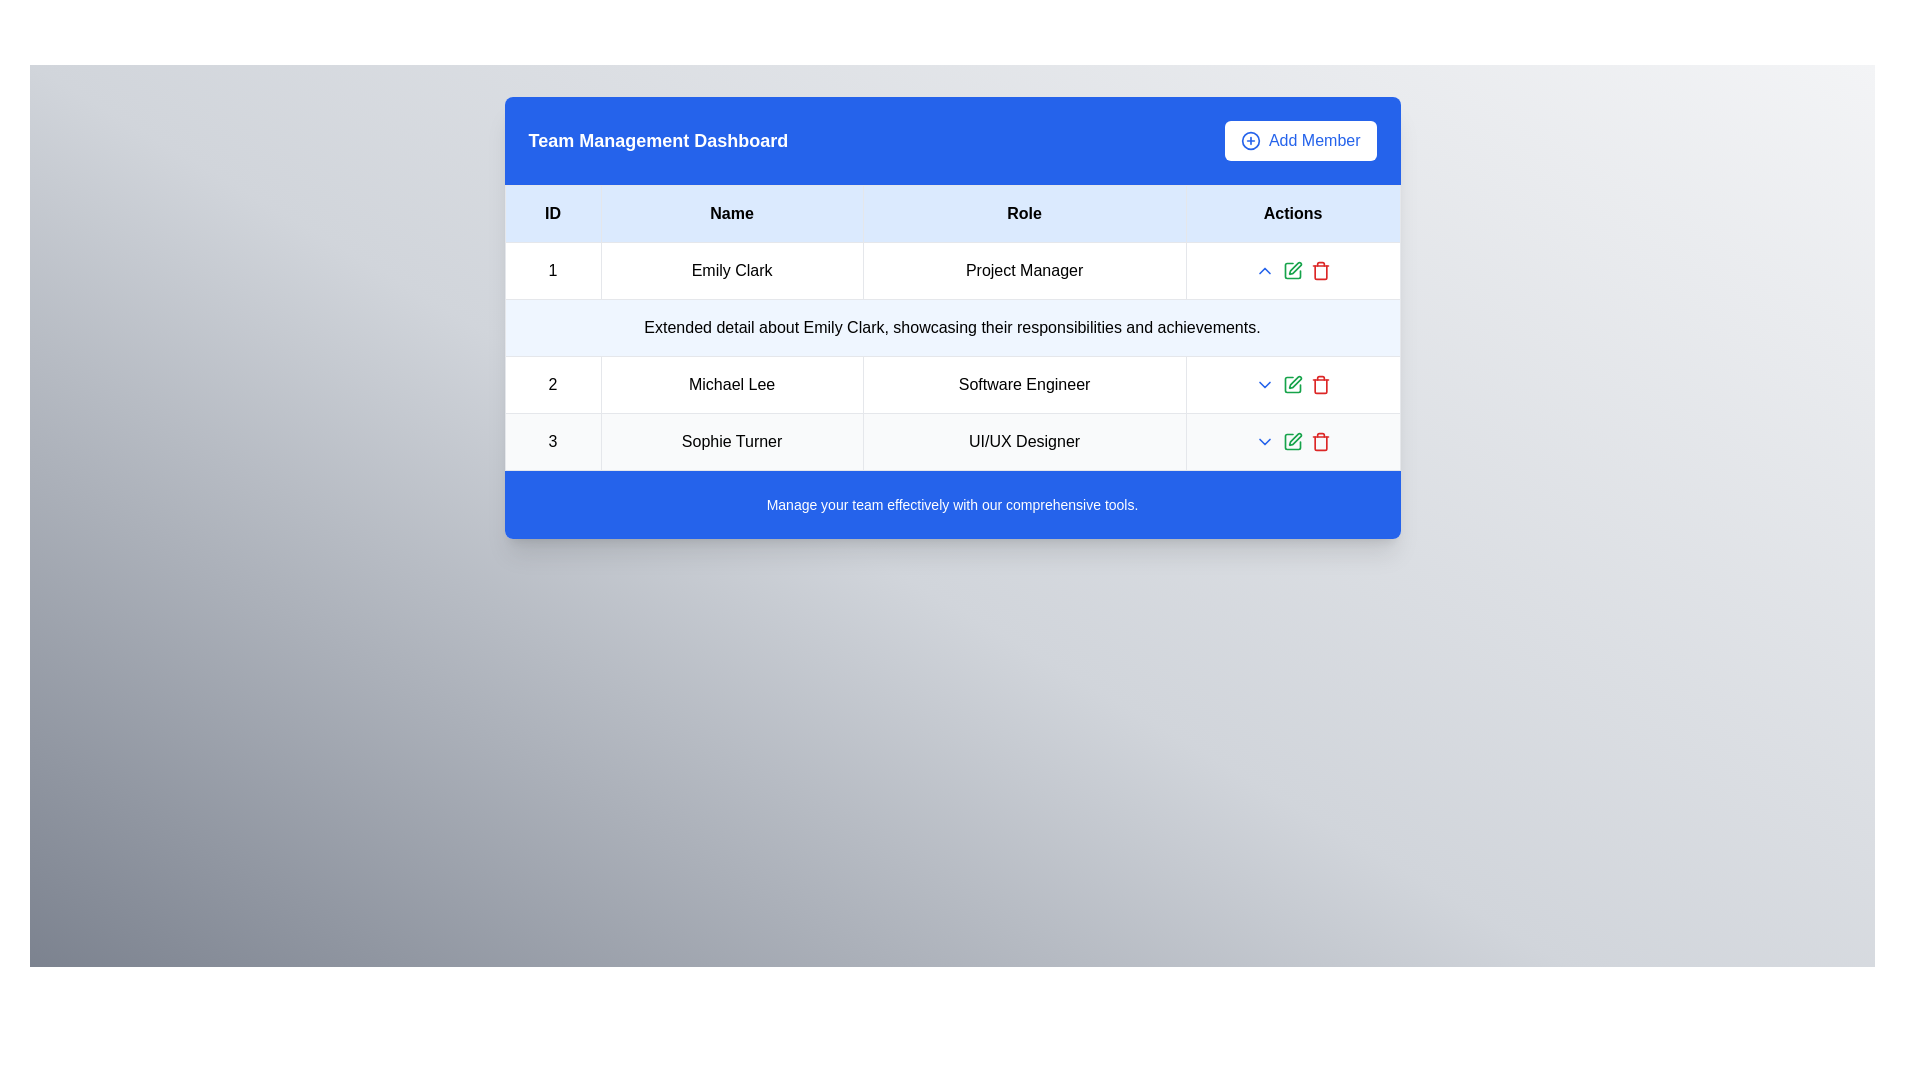 The image size is (1920, 1080). Describe the element at coordinates (553, 213) in the screenshot. I see `the table header cell for the ID column, which is the leftmost cell in the header row of the table` at that location.